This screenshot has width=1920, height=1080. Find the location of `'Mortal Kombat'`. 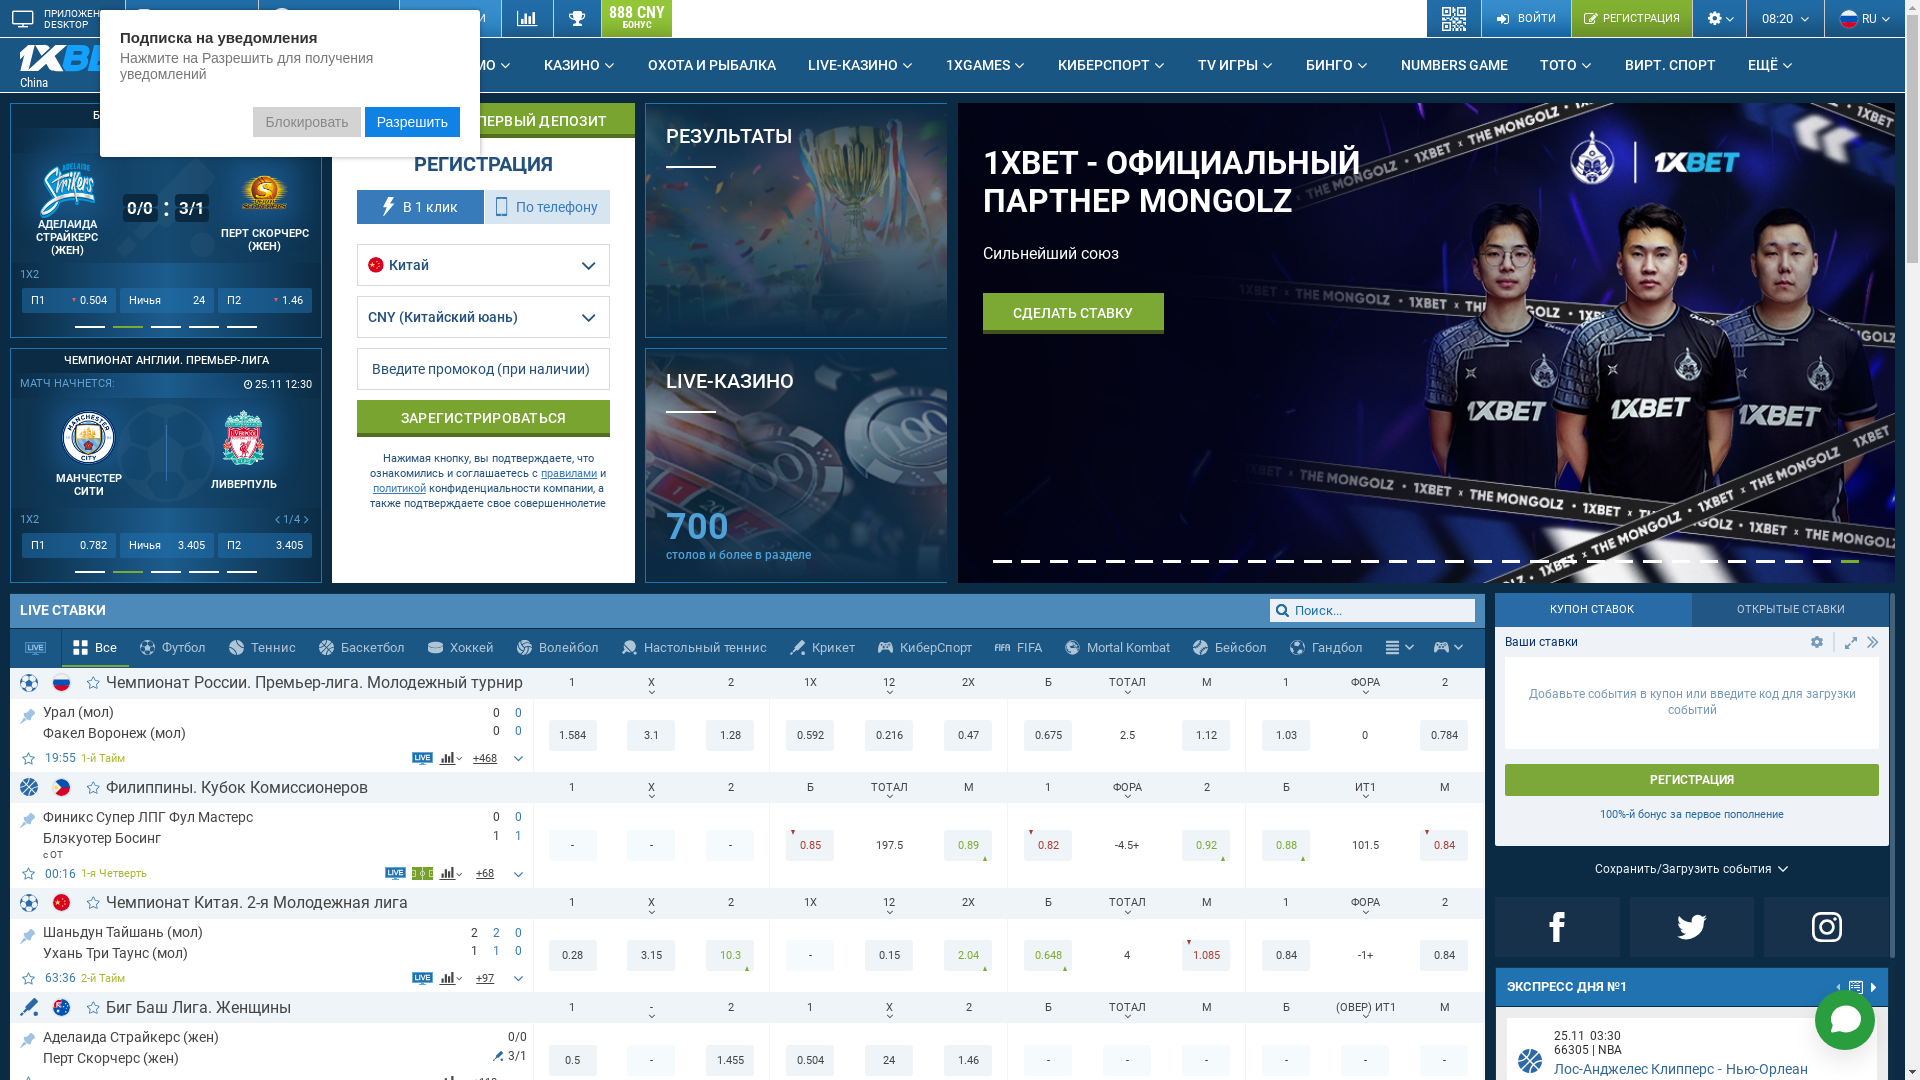

'Mortal Kombat' is located at coordinates (1117, 648).